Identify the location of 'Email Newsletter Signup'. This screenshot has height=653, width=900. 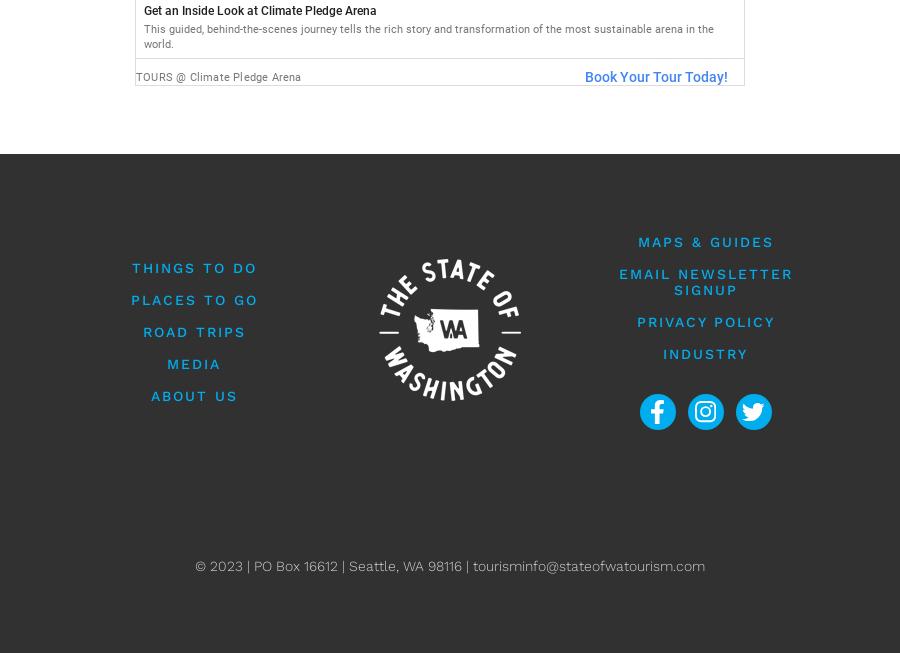
(703, 280).